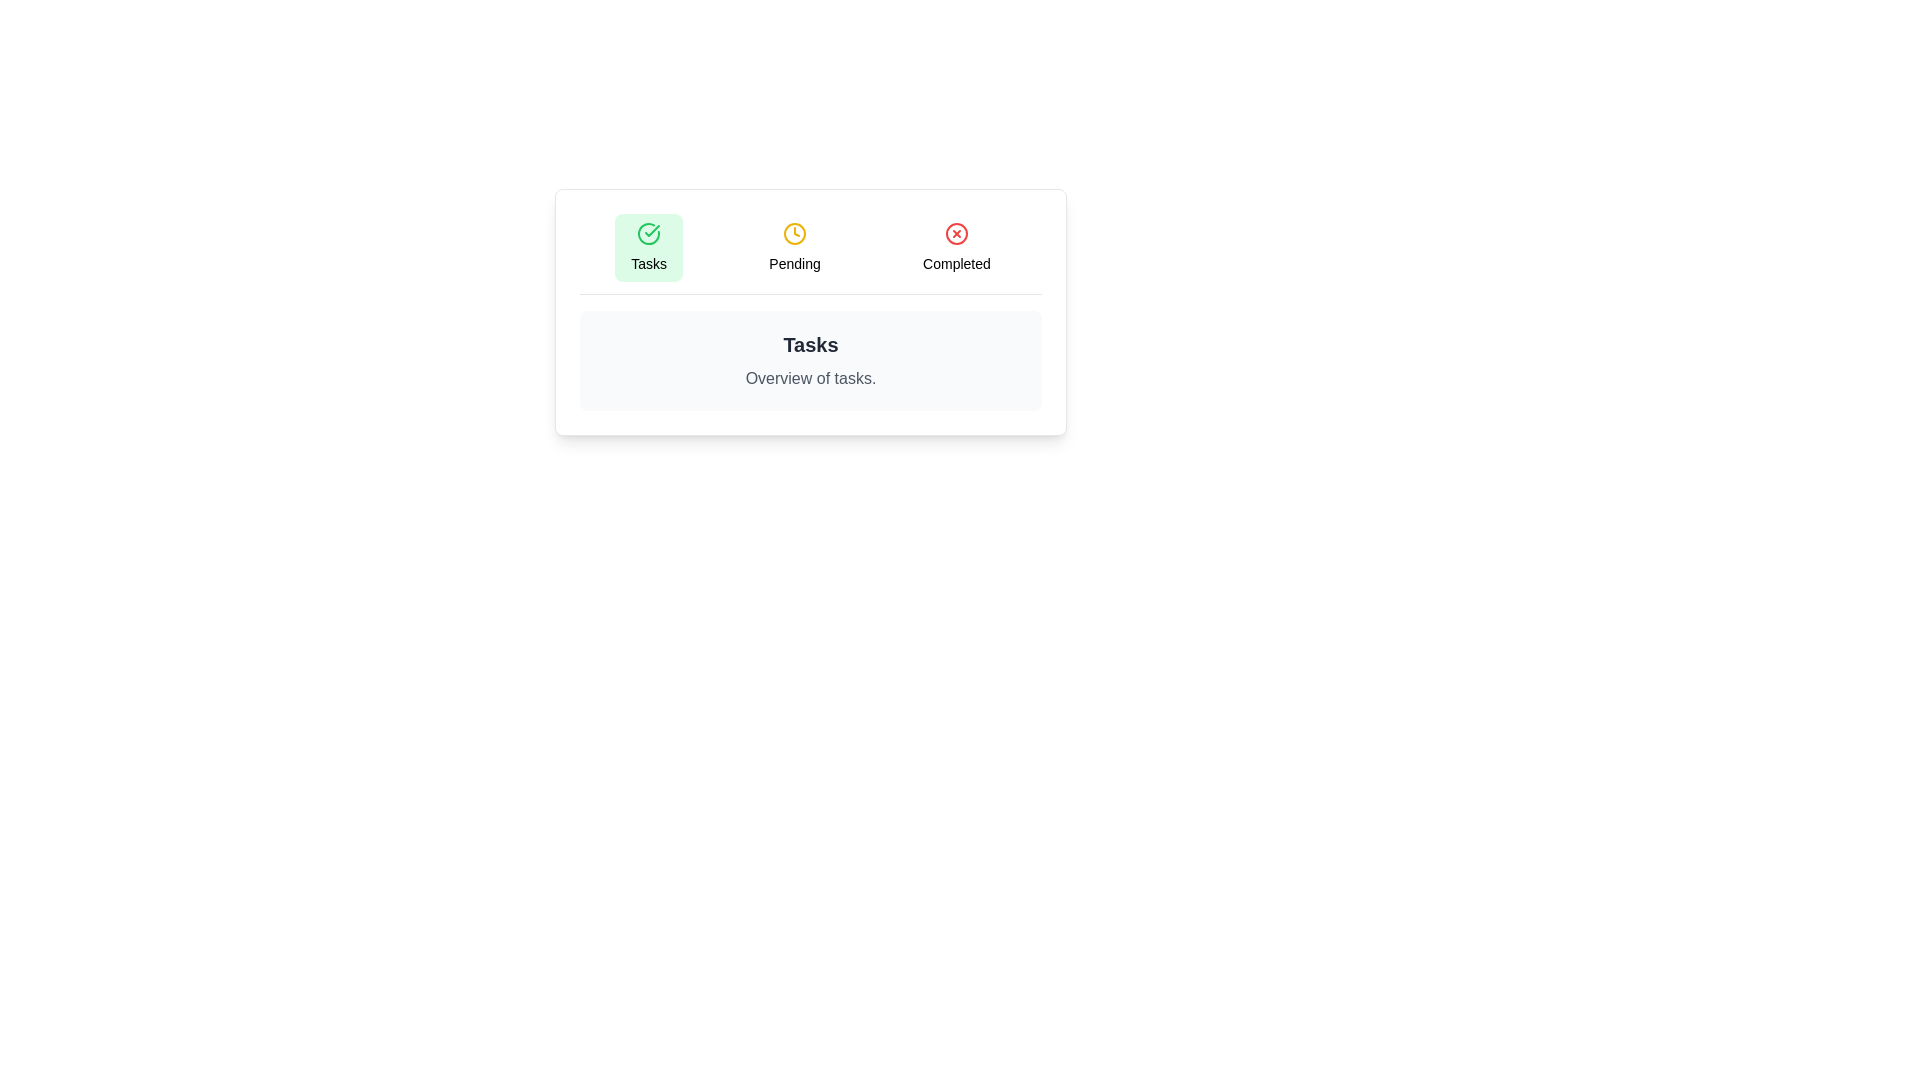  Describe the element at coordinates (649, 246) in the screenshot. I see `the tab labeled Tasks` at that location.